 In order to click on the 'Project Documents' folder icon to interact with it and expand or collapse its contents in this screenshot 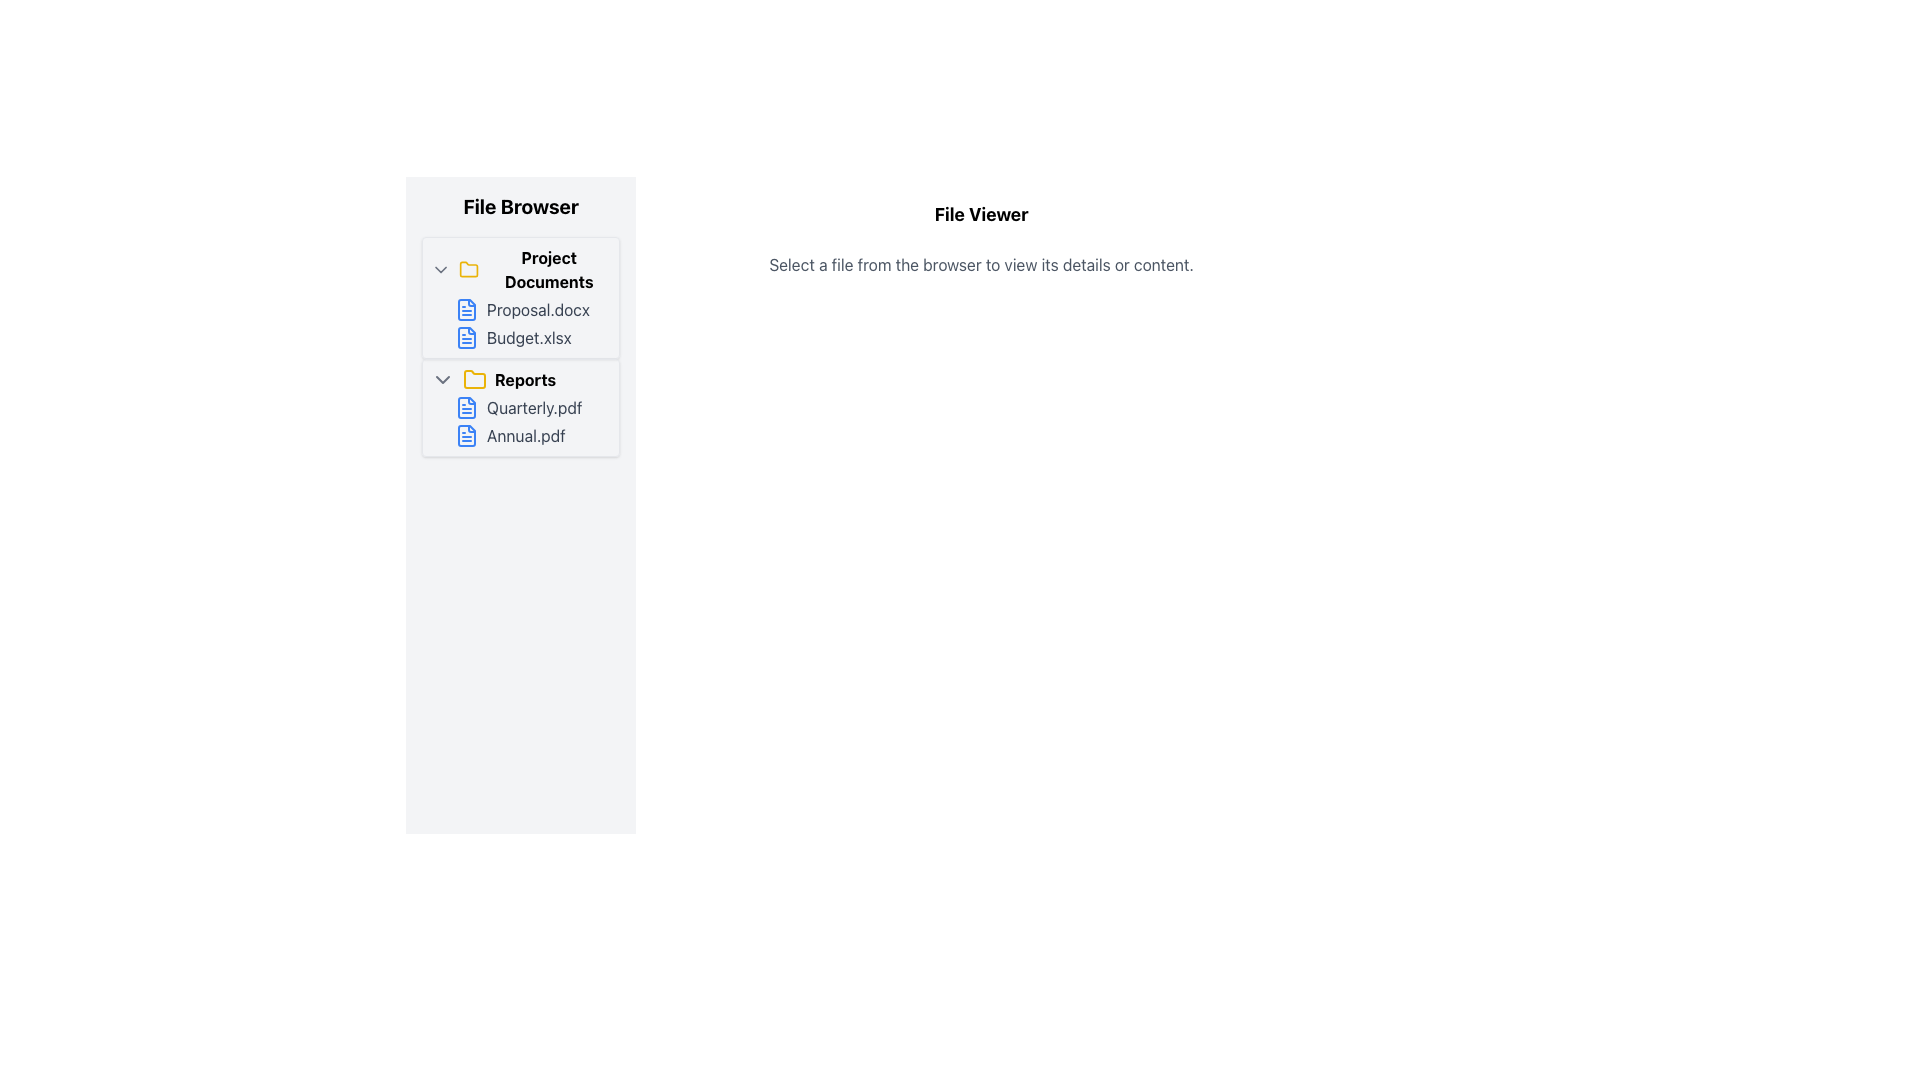, I will do `click(468, 270)`.